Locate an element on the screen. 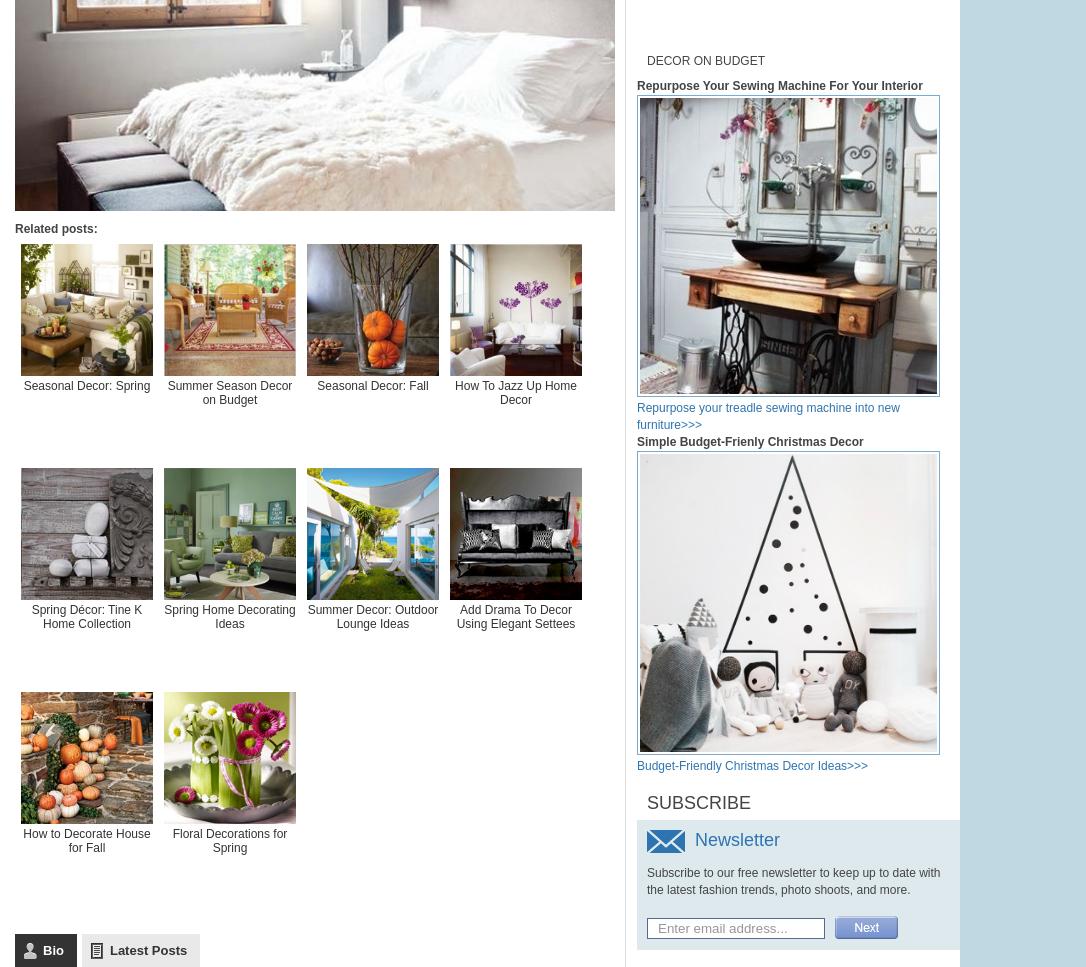  'Decor on Budget' is located at coordinates (705, 60).